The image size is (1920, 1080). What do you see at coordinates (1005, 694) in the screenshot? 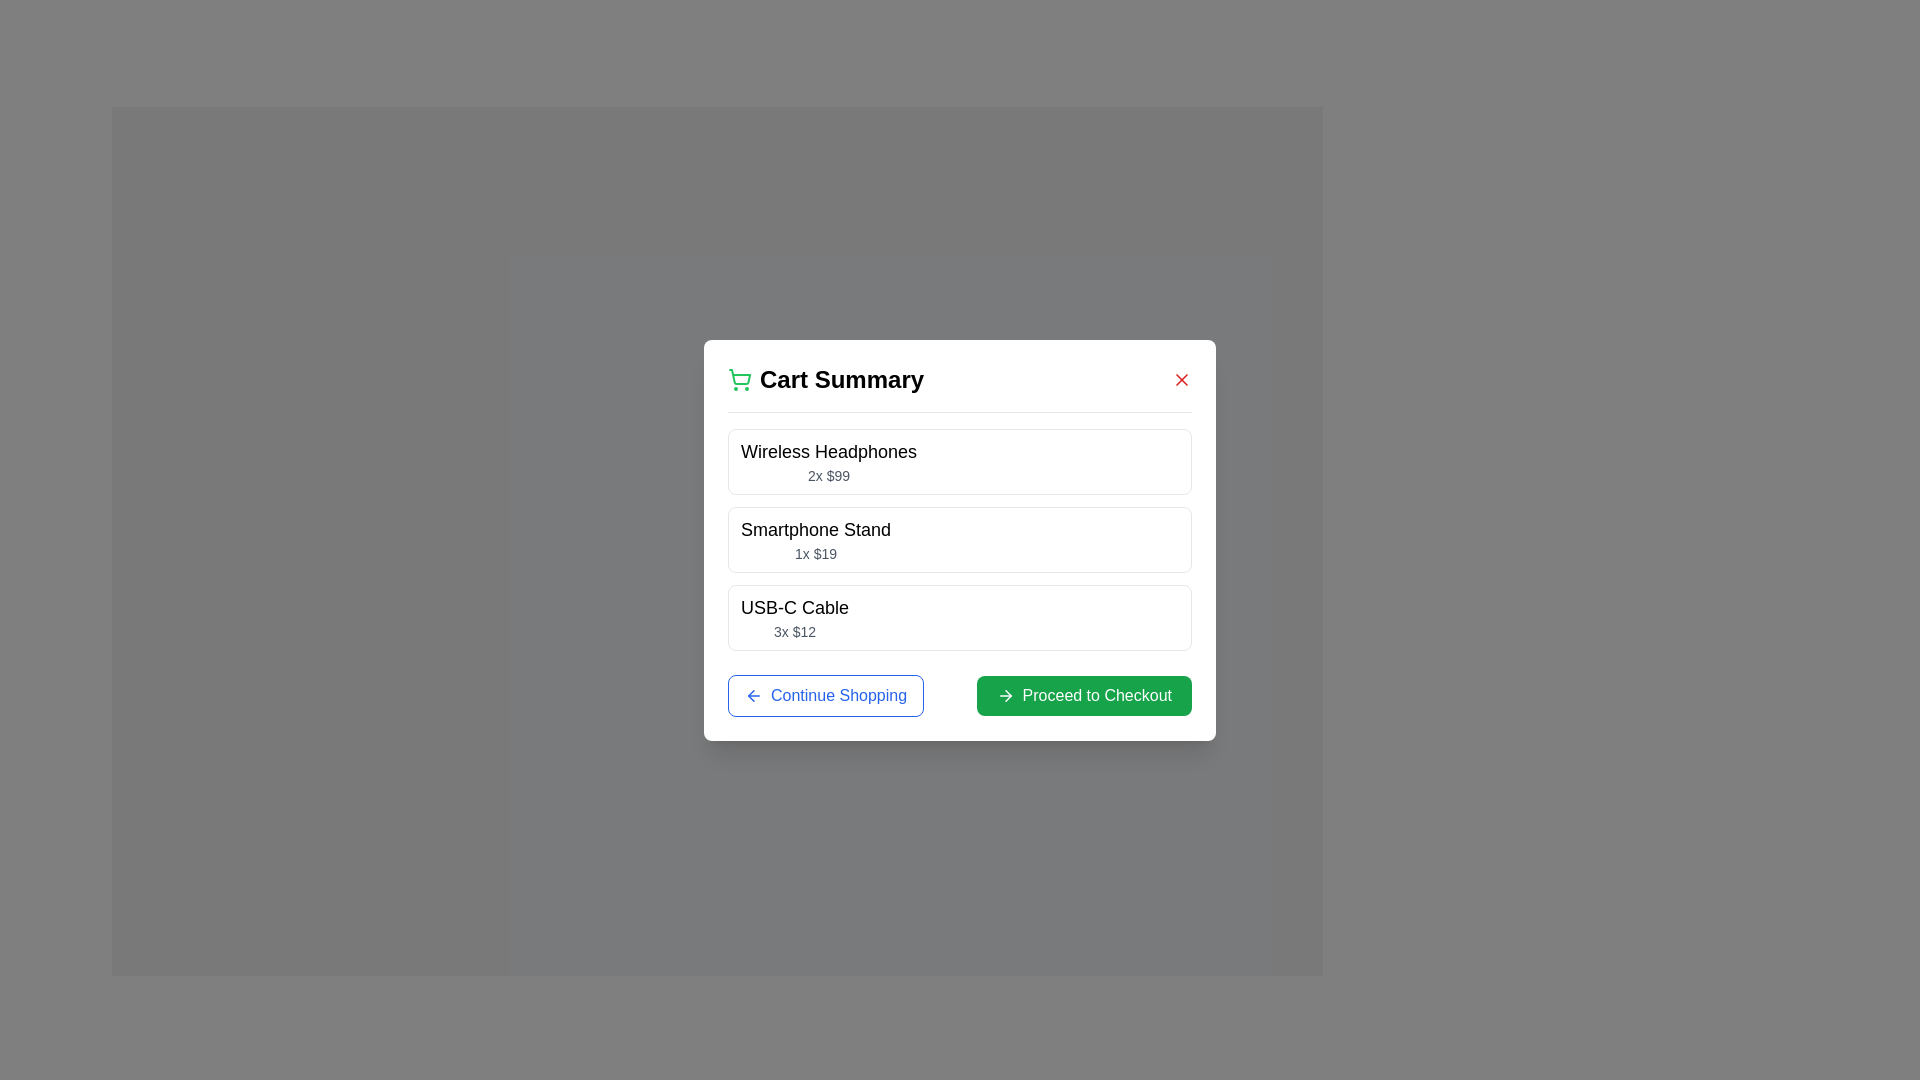
I see `the arrow icon which is a simple line drawing styled with a green background, located to the right of the 'Proceed to Checkout' button in the 'Cart Summary' modal` at bounding box center [1005, 694].